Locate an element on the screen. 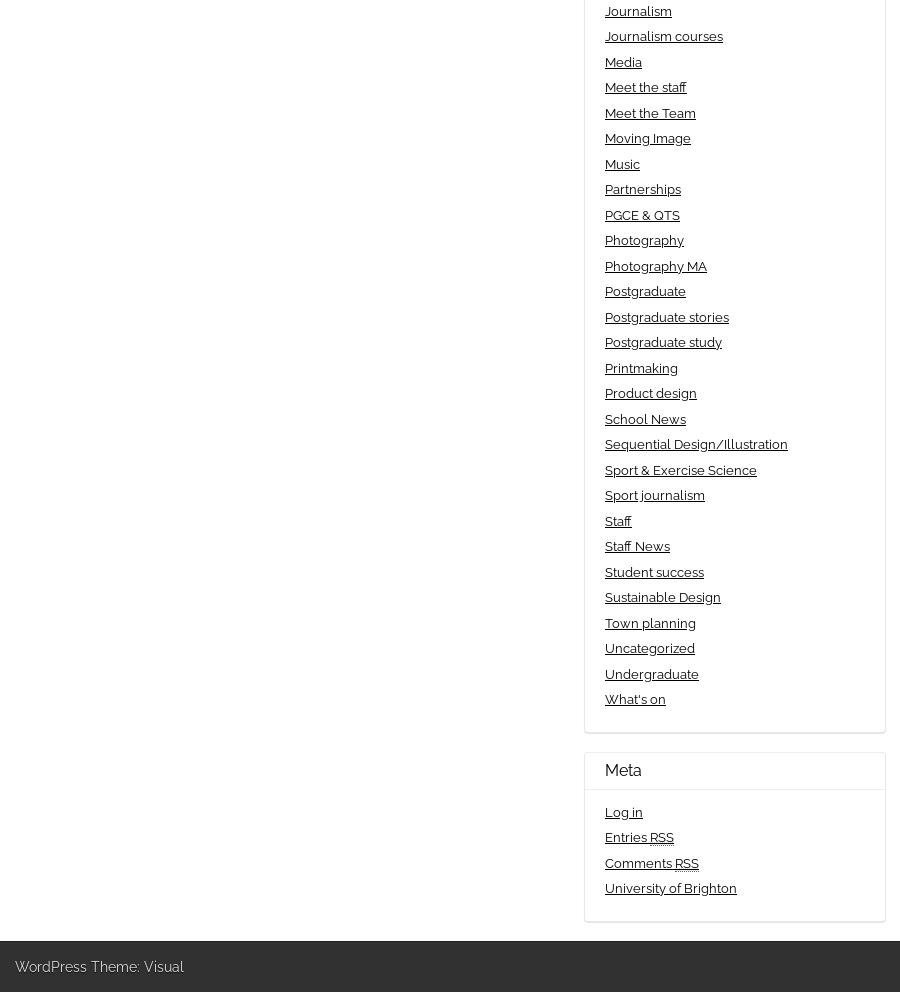 This screenshot has height=992, width=900. 'Postgraduate' is located at coordinates (645, 291).